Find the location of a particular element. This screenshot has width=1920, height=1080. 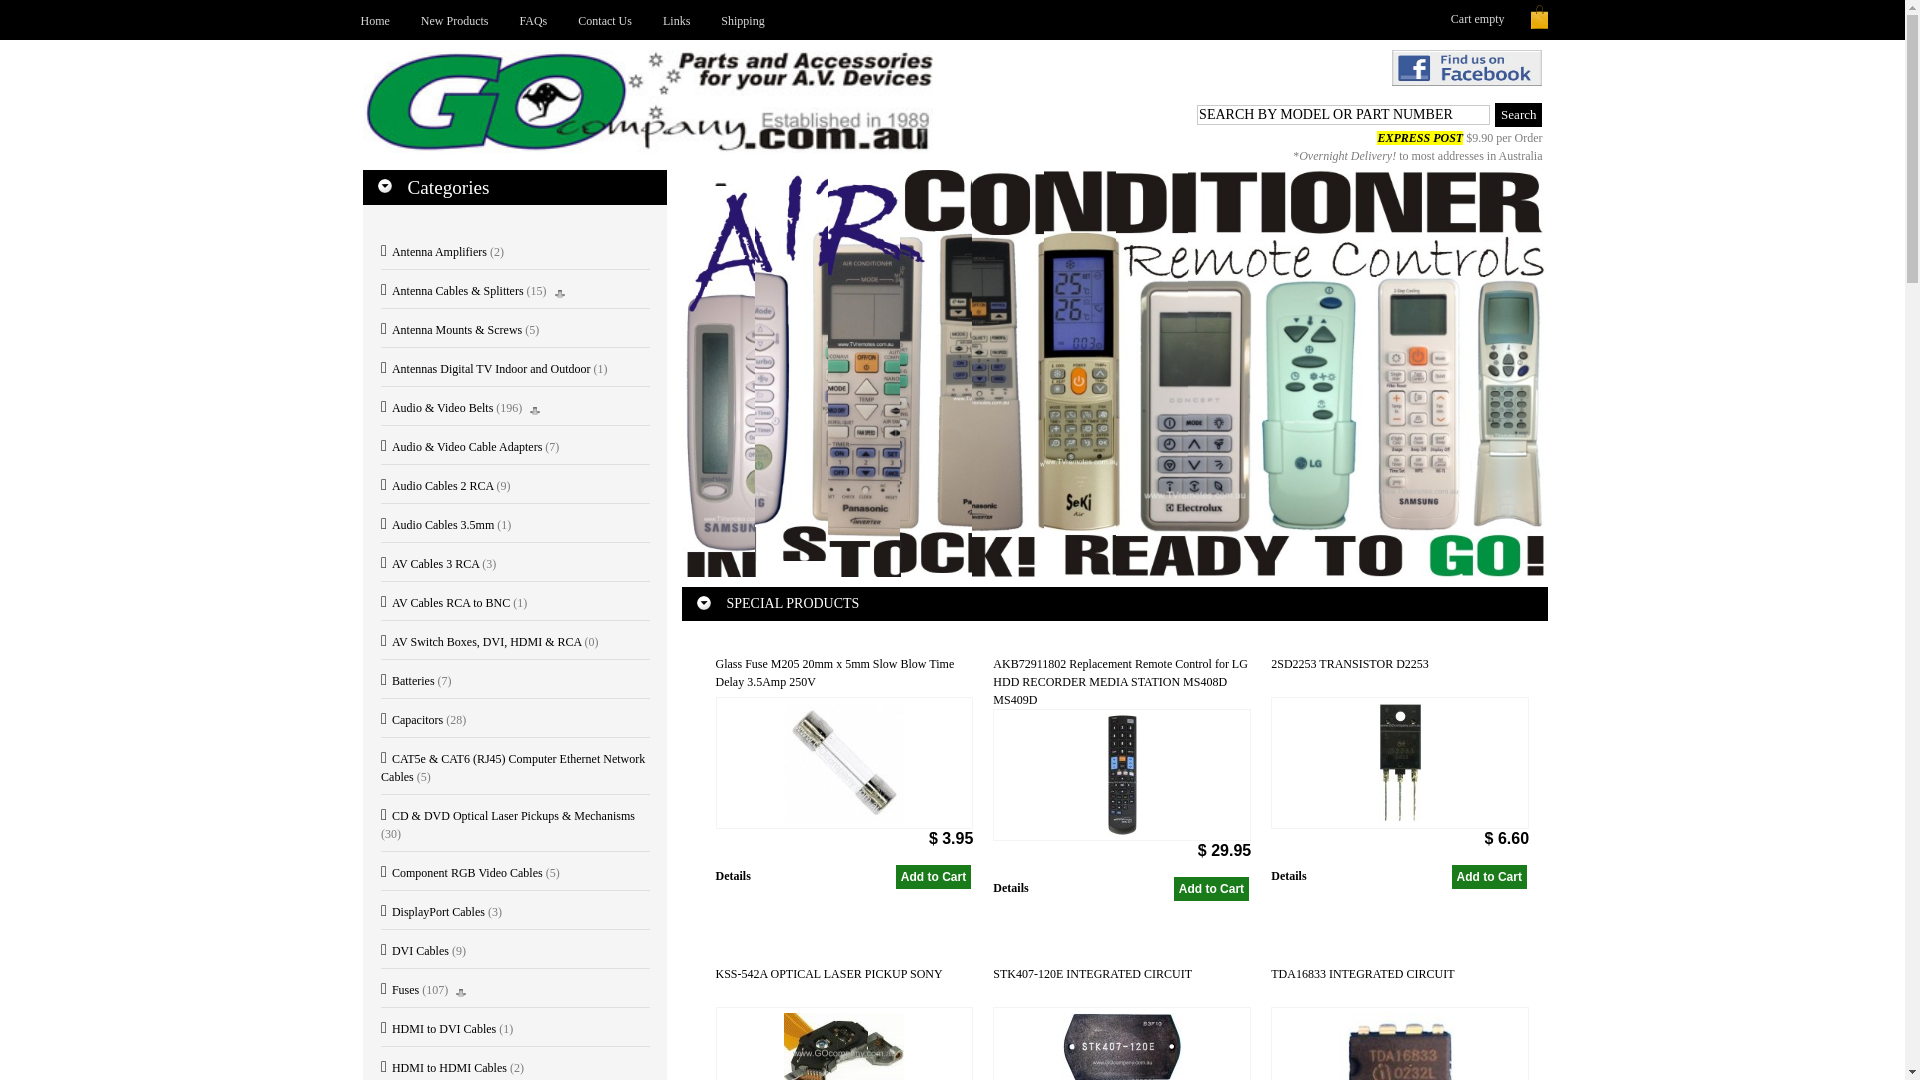

'AV Cables 3 RCA' is located at coordinates (429, 563).